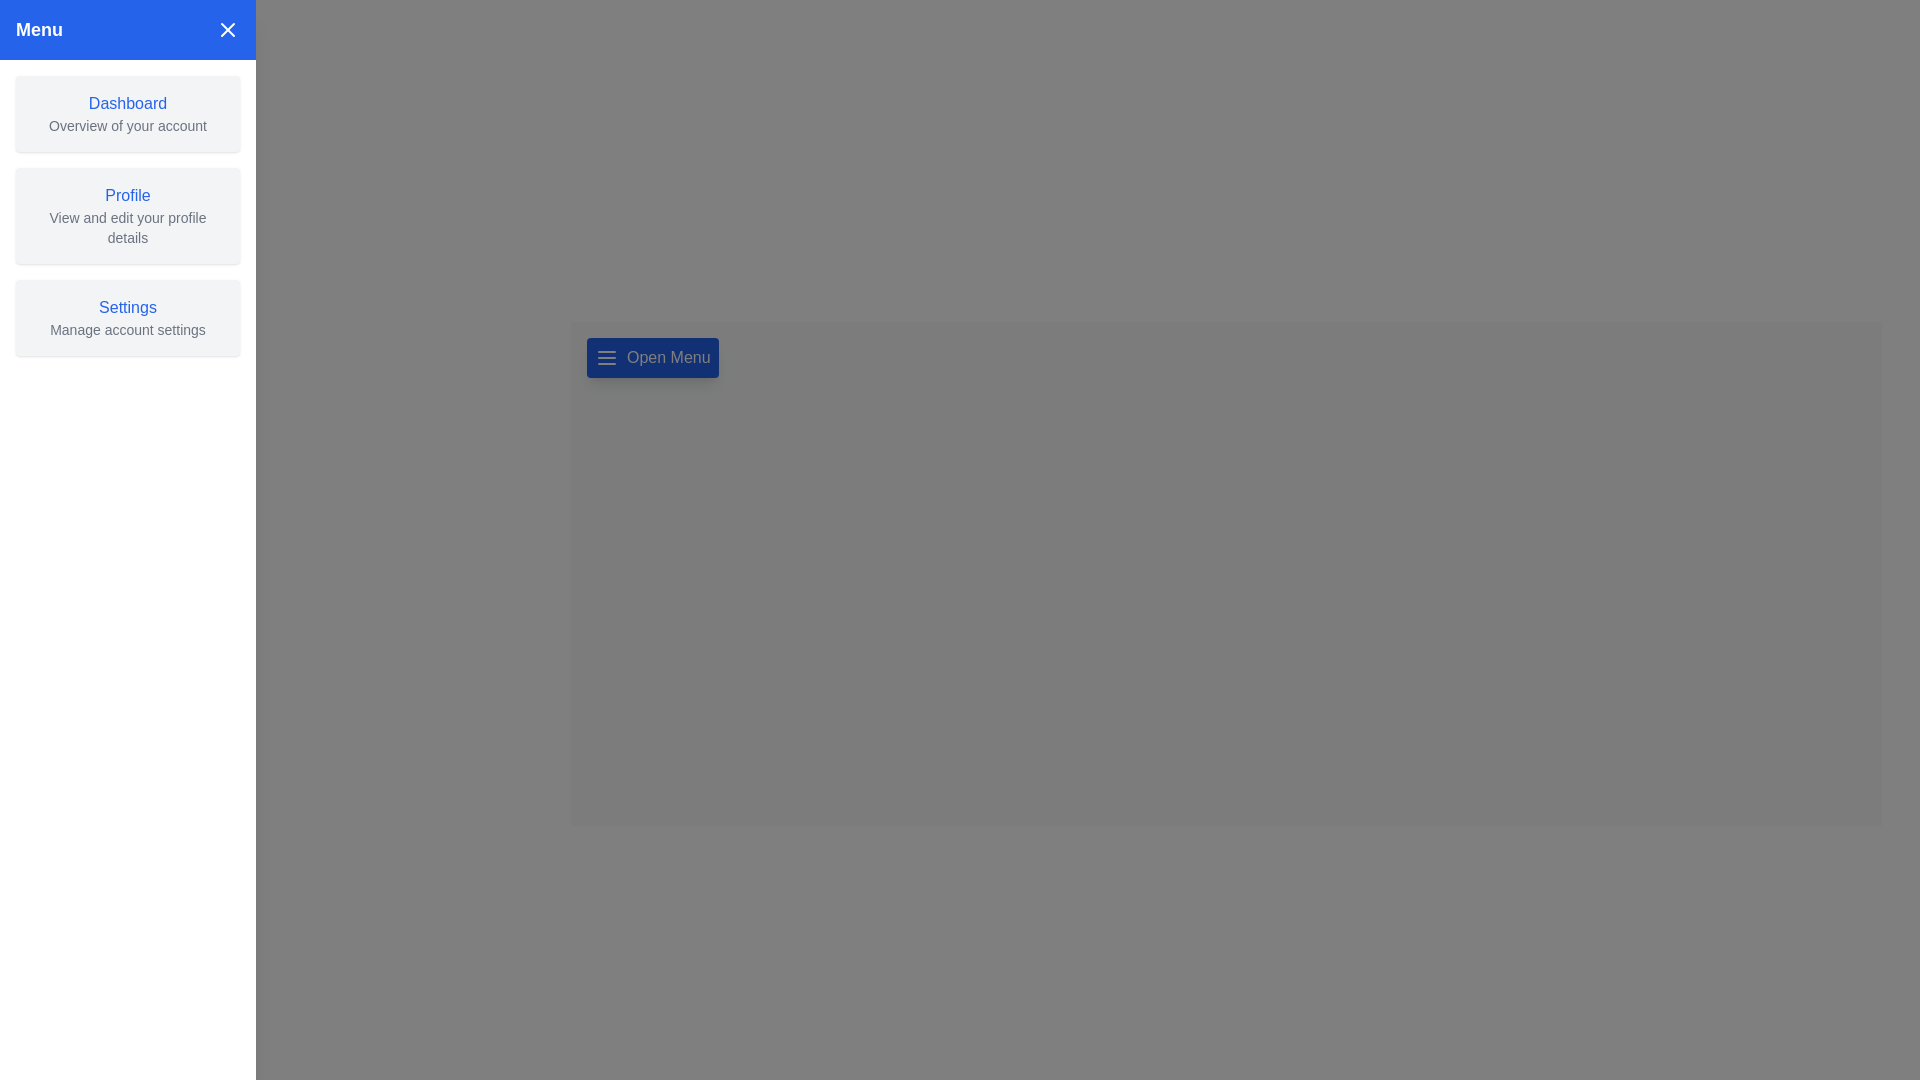 This screenshot has height=1080, width=1920. Describe the element at coordinates (127, 329) in the screenshot. I see `the static text label that reads 'Manage account settings', which is styled in gray and positioned below the 'Settings' label in the menu list` at that location.